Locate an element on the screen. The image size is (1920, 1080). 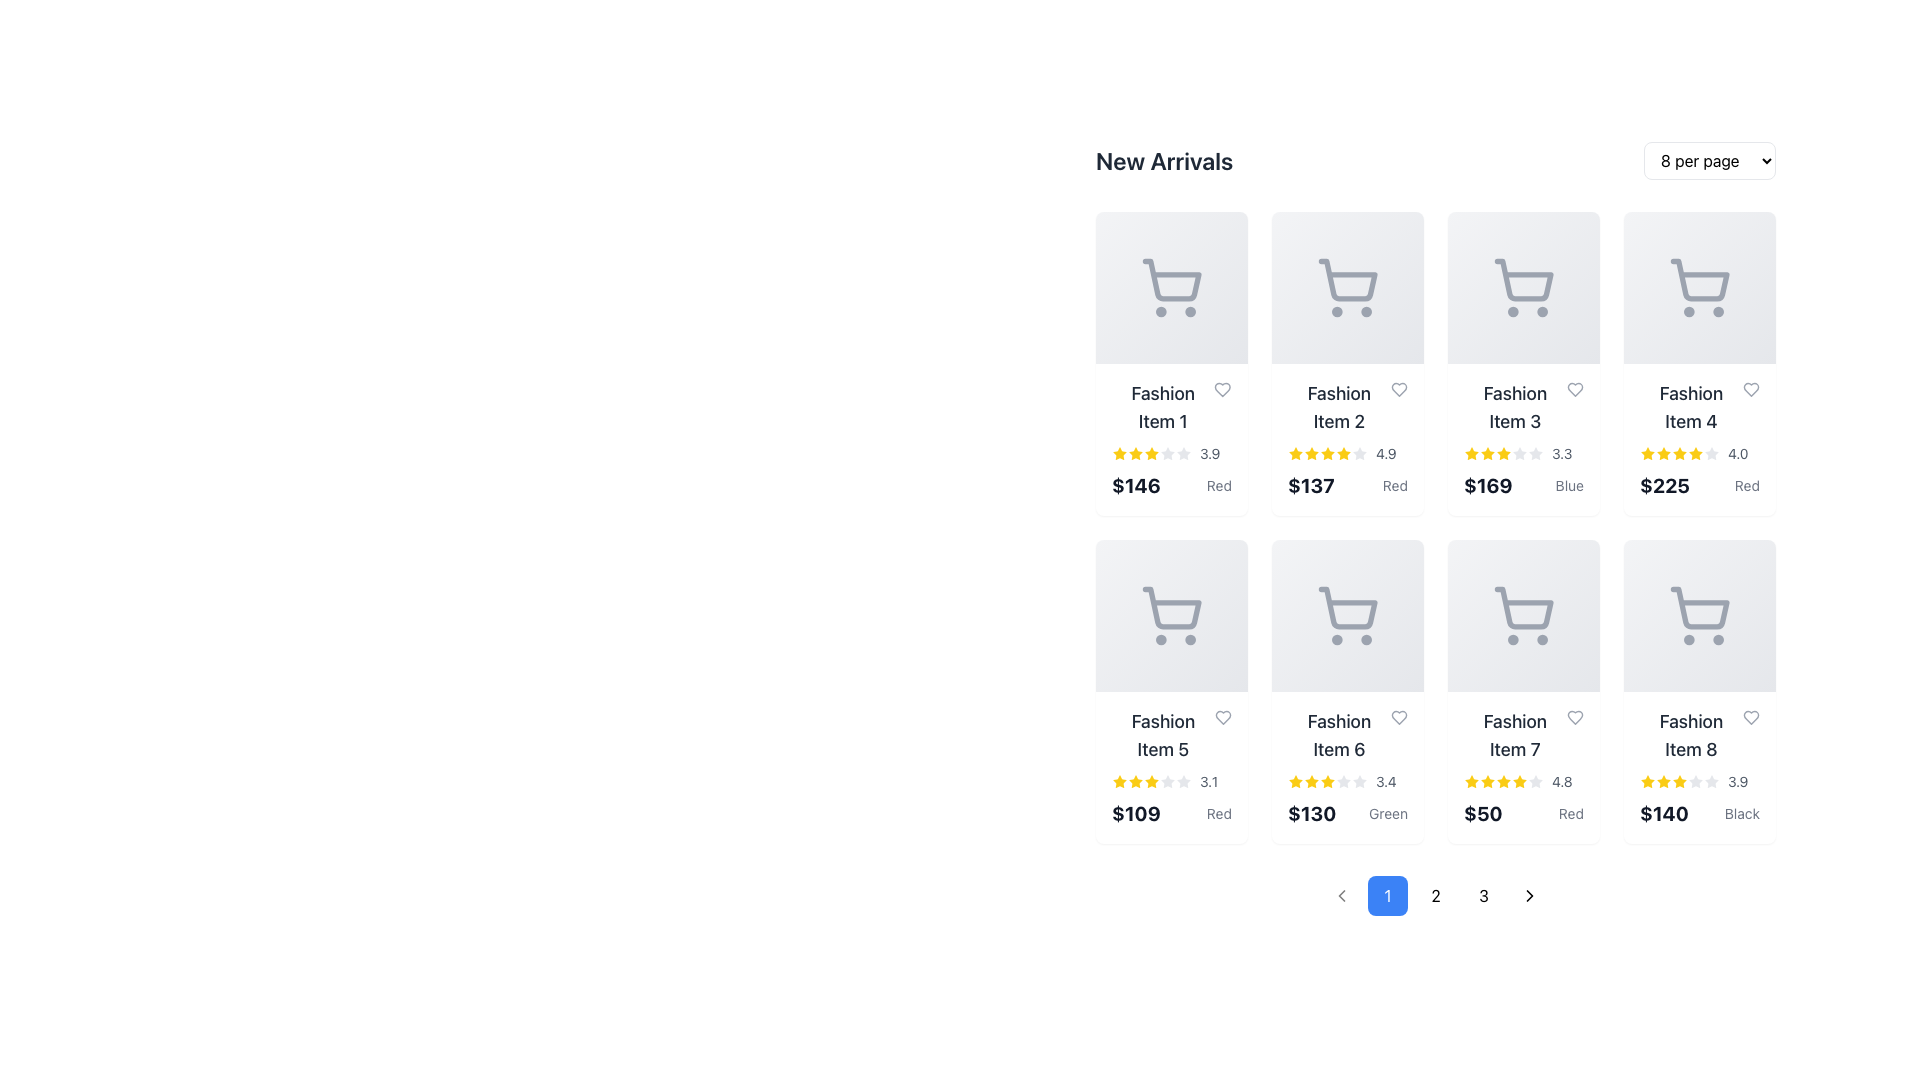
the shopping cart icon in the top right corner of the product card for information is located at coordinates (1698, 288).